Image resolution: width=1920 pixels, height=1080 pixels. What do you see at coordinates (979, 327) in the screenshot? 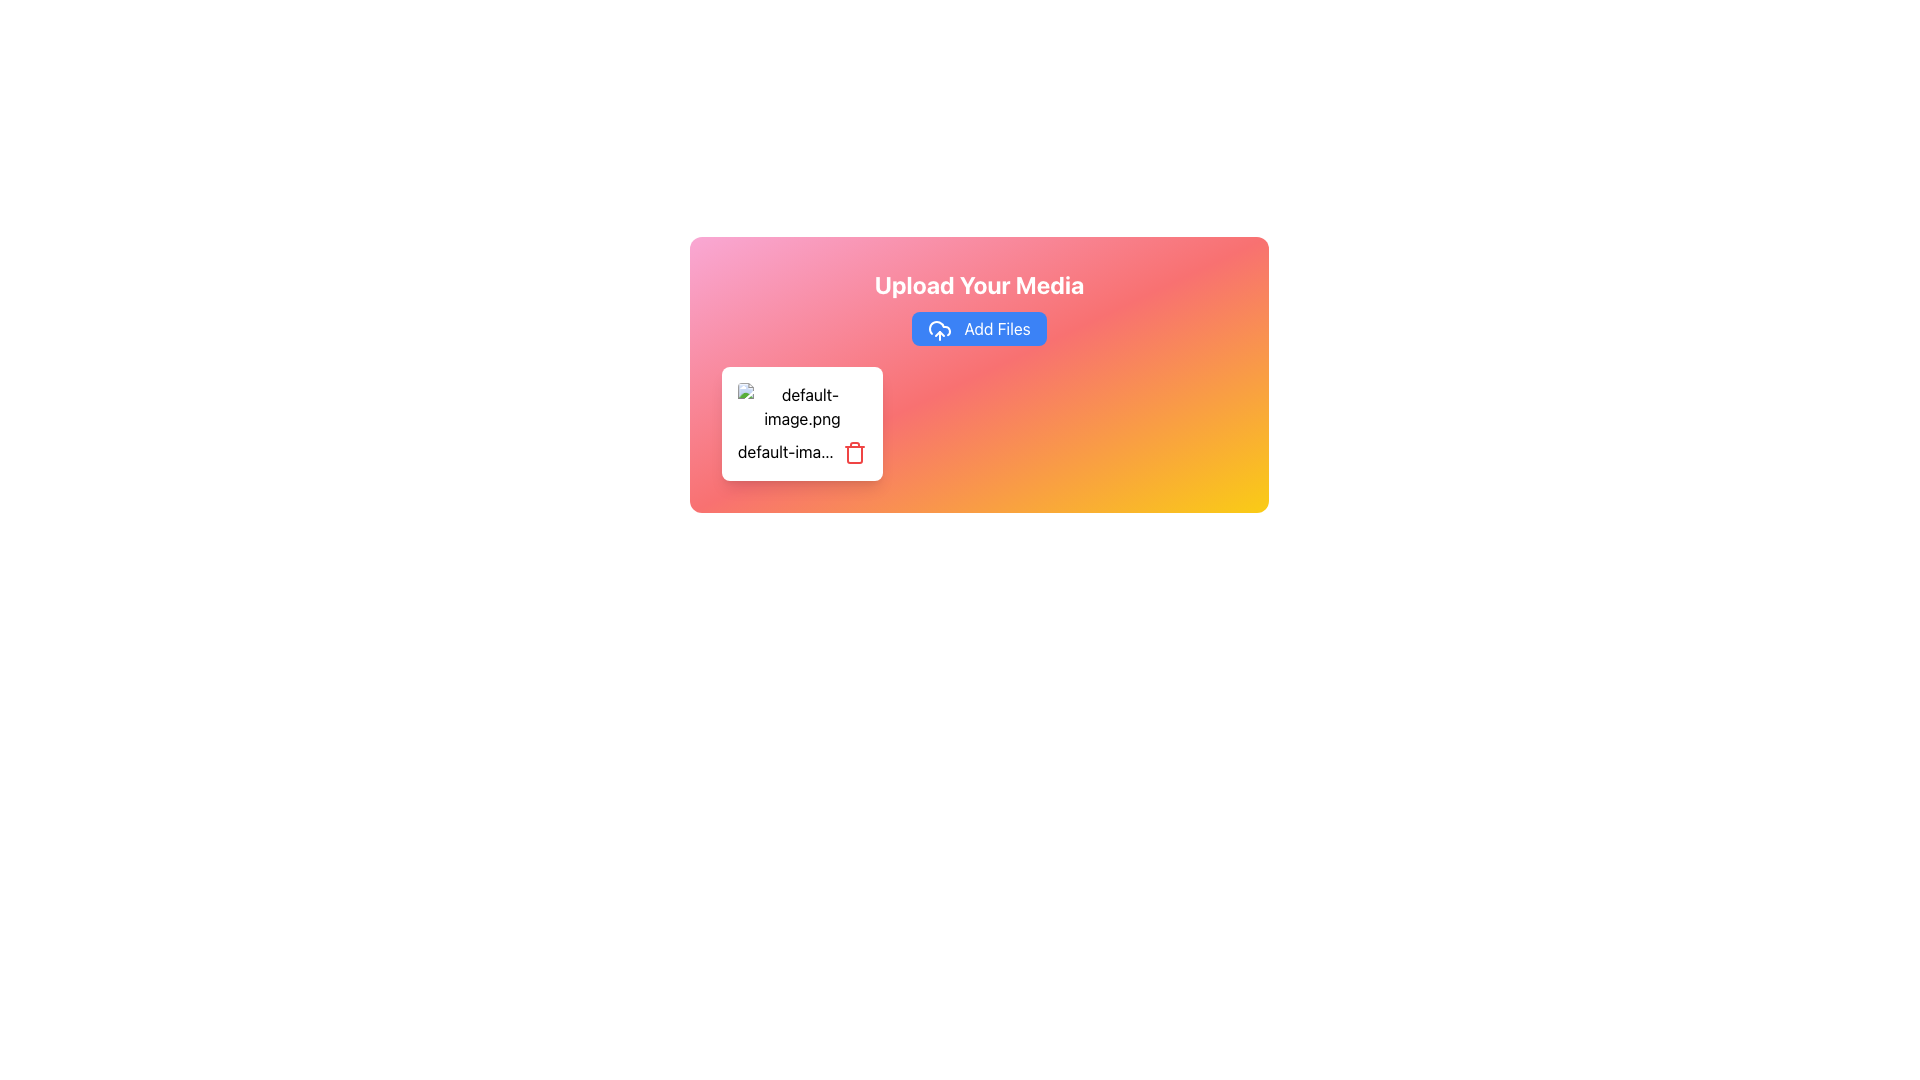
I see `the file upload button located centrally under the 'Upload Your Media' text` at bounding box center [979, 327].